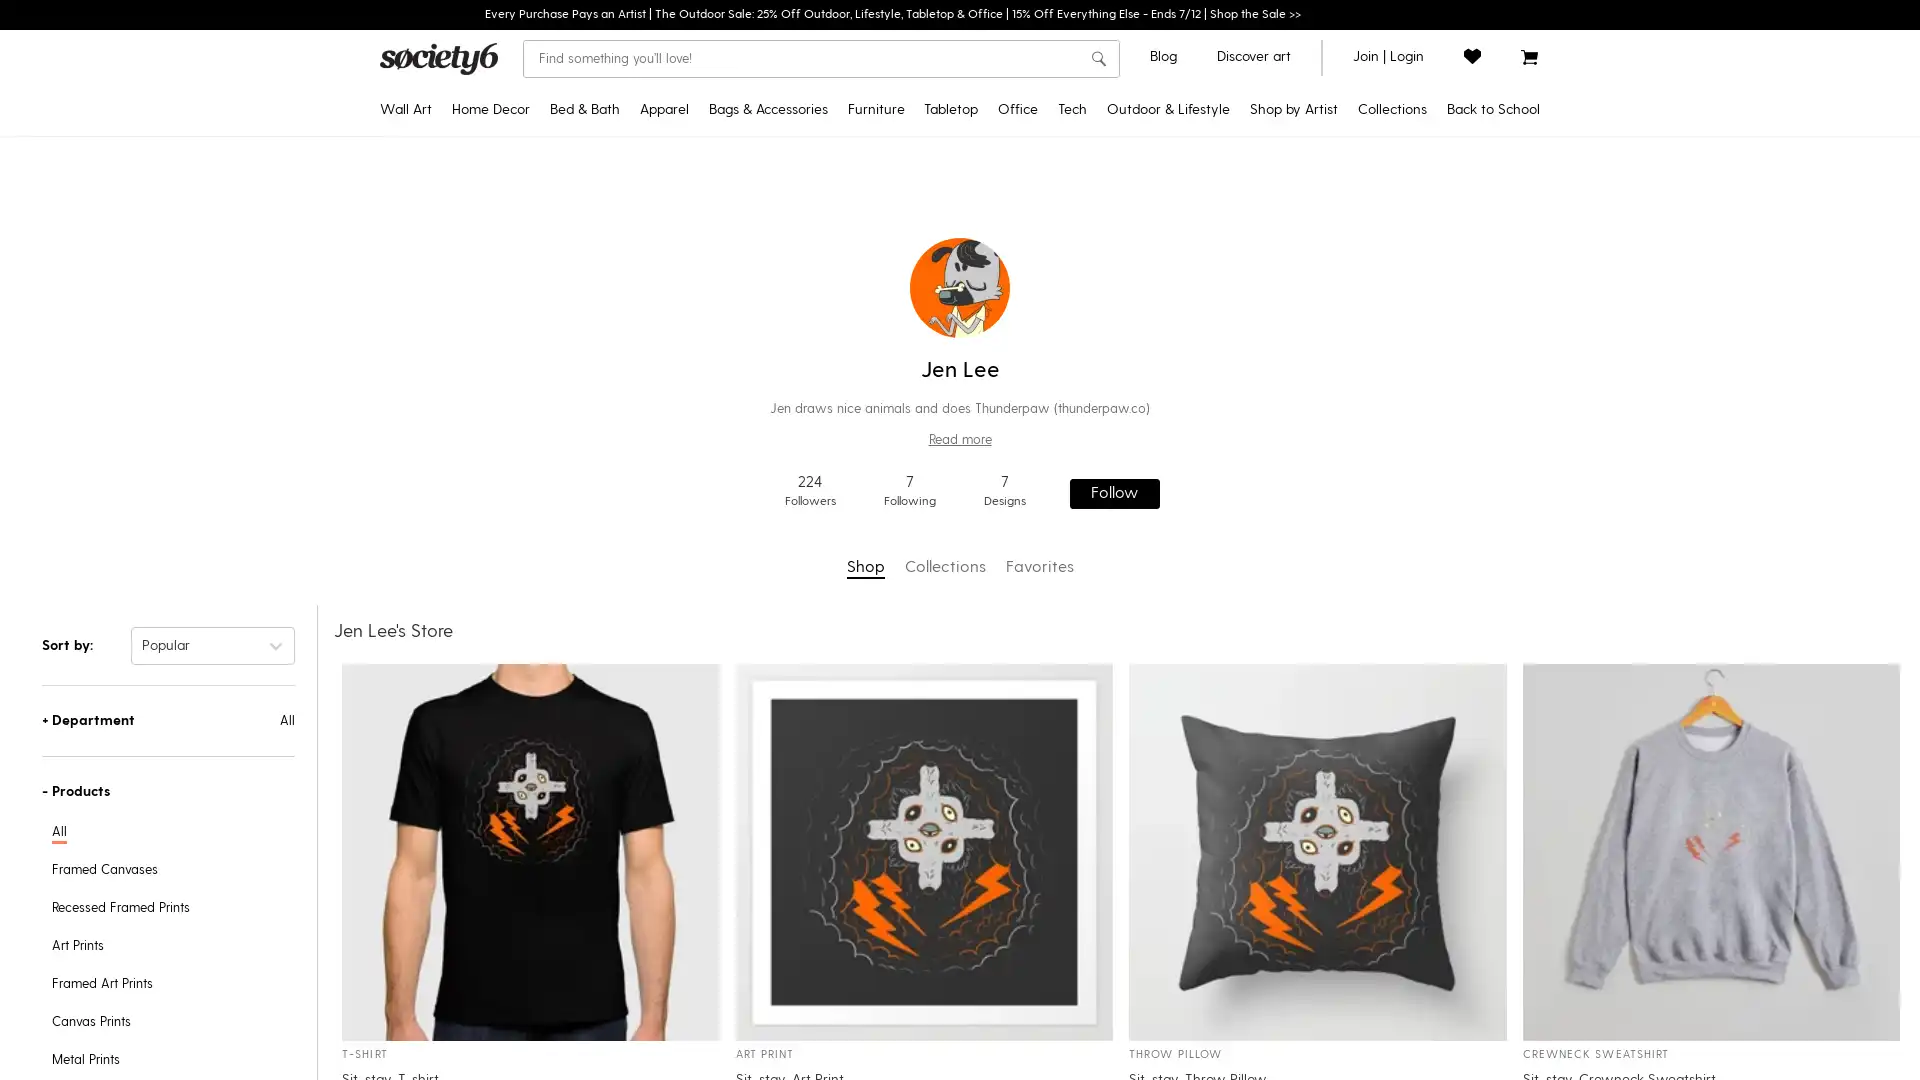 This screenshot has width=1920, height=1080. I want to click on Makeup Bags, so click(781, 353).